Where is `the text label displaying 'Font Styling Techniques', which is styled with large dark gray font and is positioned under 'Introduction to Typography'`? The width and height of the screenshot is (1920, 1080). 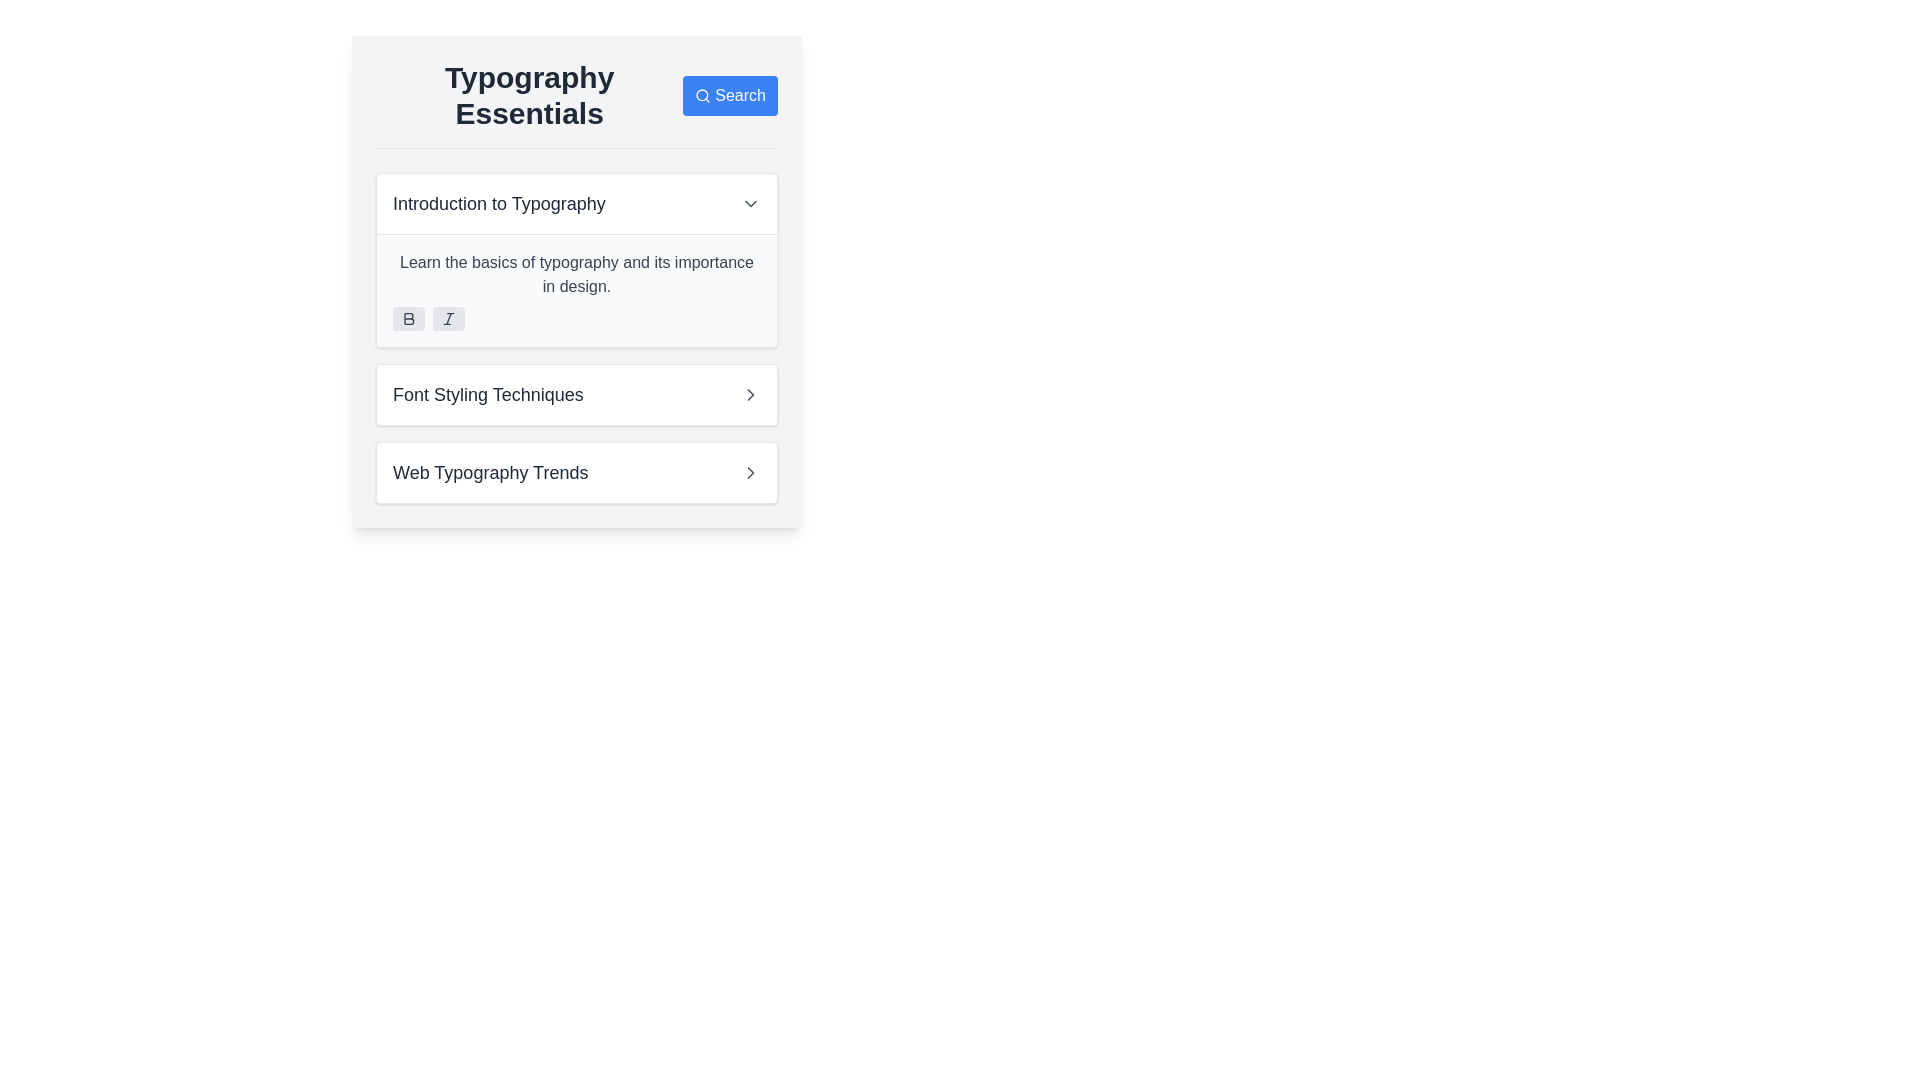
the text label displaying 'Font Styling Techniques', which is styled with large dark gray font and is positioned under 'Introduction to Typography' is located at coordinates (488, 394).